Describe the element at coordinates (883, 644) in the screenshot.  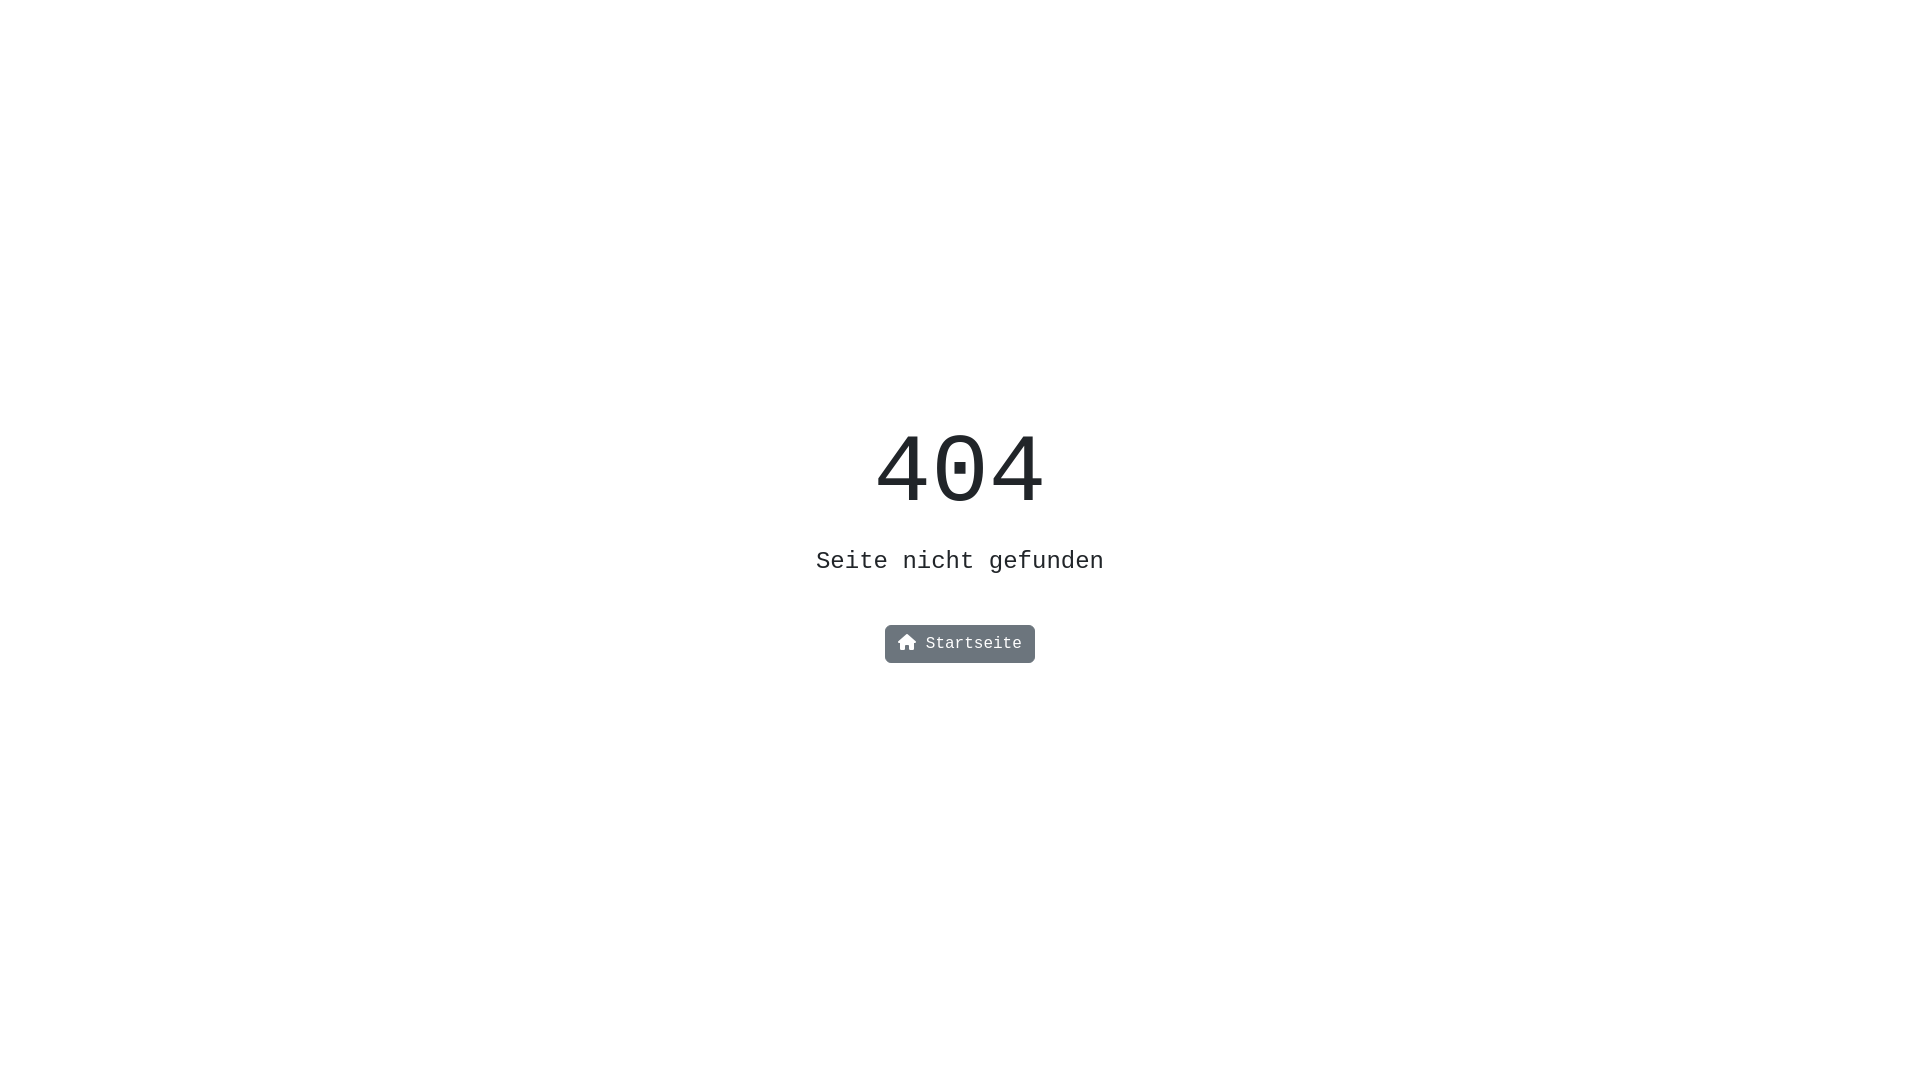
I see `'Startseite'` at that location.